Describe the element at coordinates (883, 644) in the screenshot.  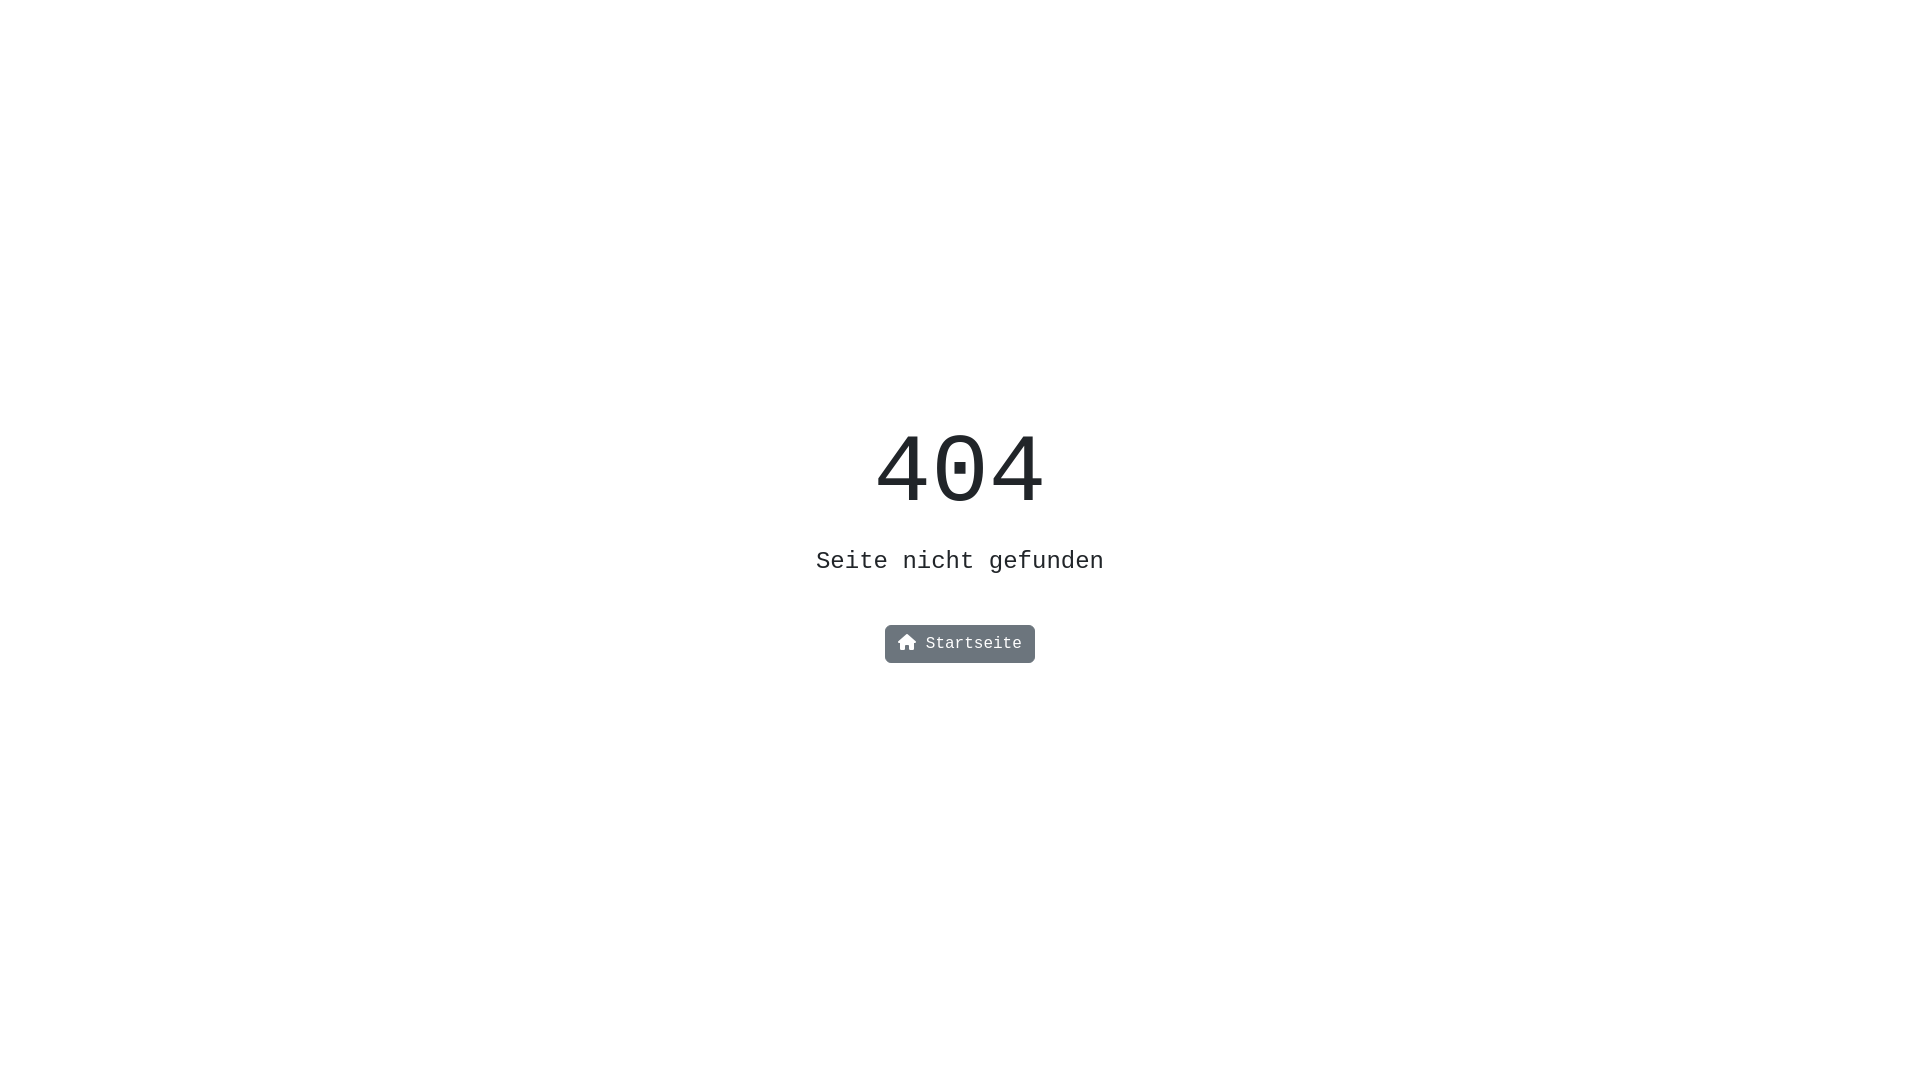
I see `'Startseite'` at that location.